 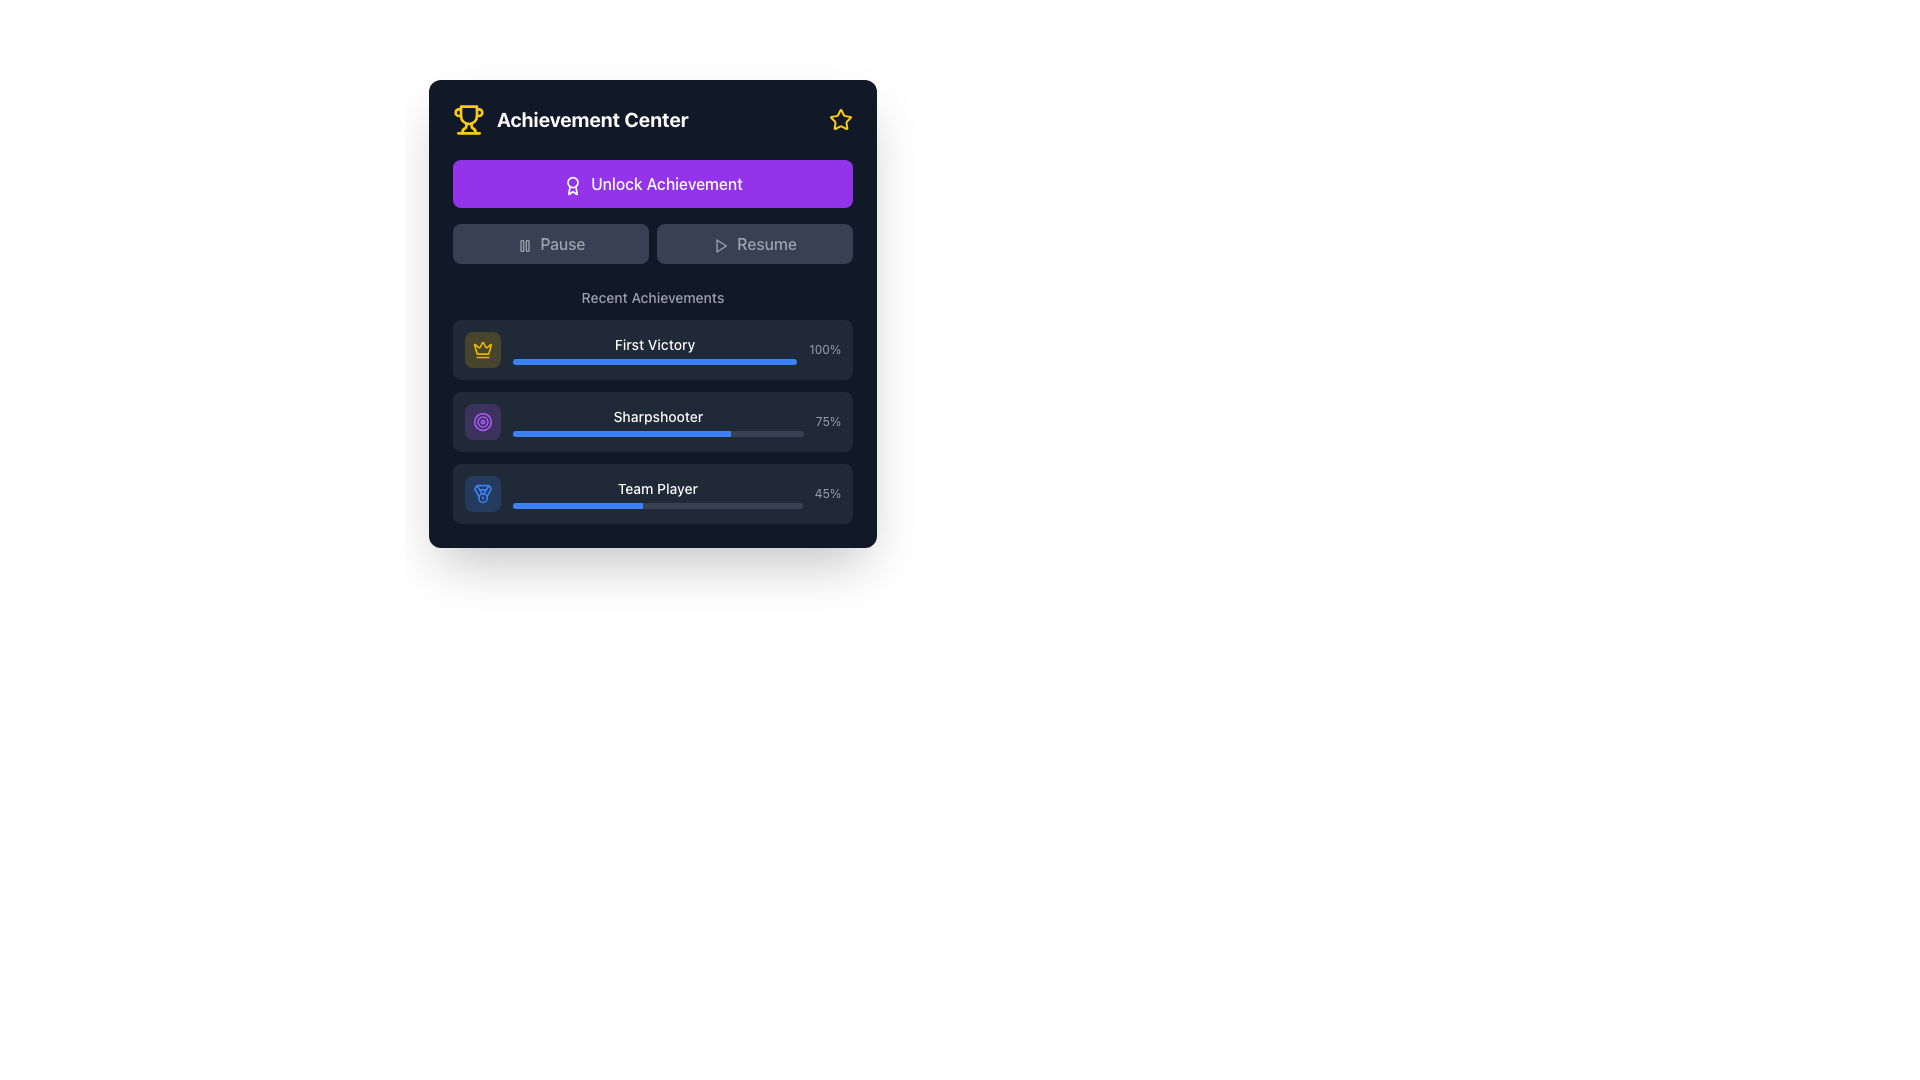 I want to click on the progress bar of the 'Team Player' achievement card, which is the third card in the vertical list of achievement cards in the 'Recent Achievements' section, so click(x=652, y=493).